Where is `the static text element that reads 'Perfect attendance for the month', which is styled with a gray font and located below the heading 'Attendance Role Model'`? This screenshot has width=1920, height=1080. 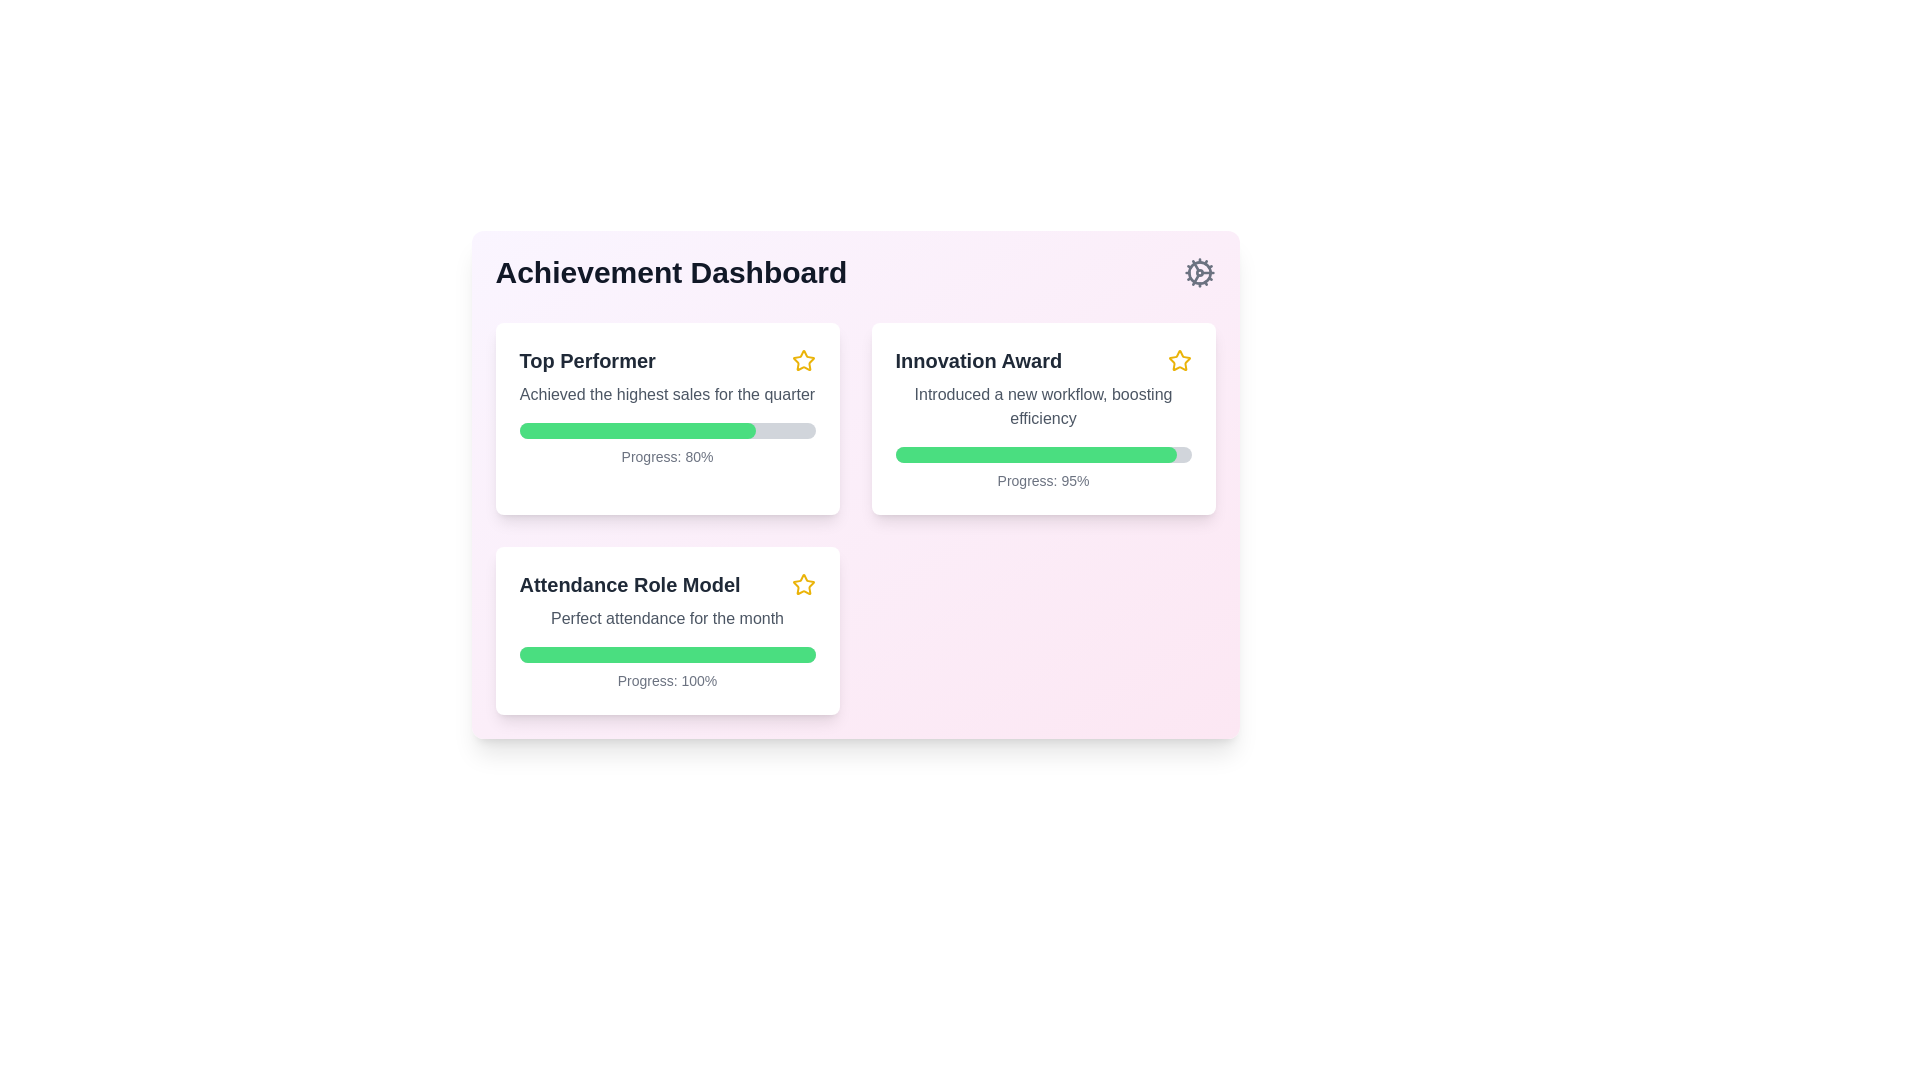
the static text element that reads 'Perfect attendance for the month', which is styled with a gray font and located below the heading 'Attendance Role Model' is located at coordinates (667, 617).